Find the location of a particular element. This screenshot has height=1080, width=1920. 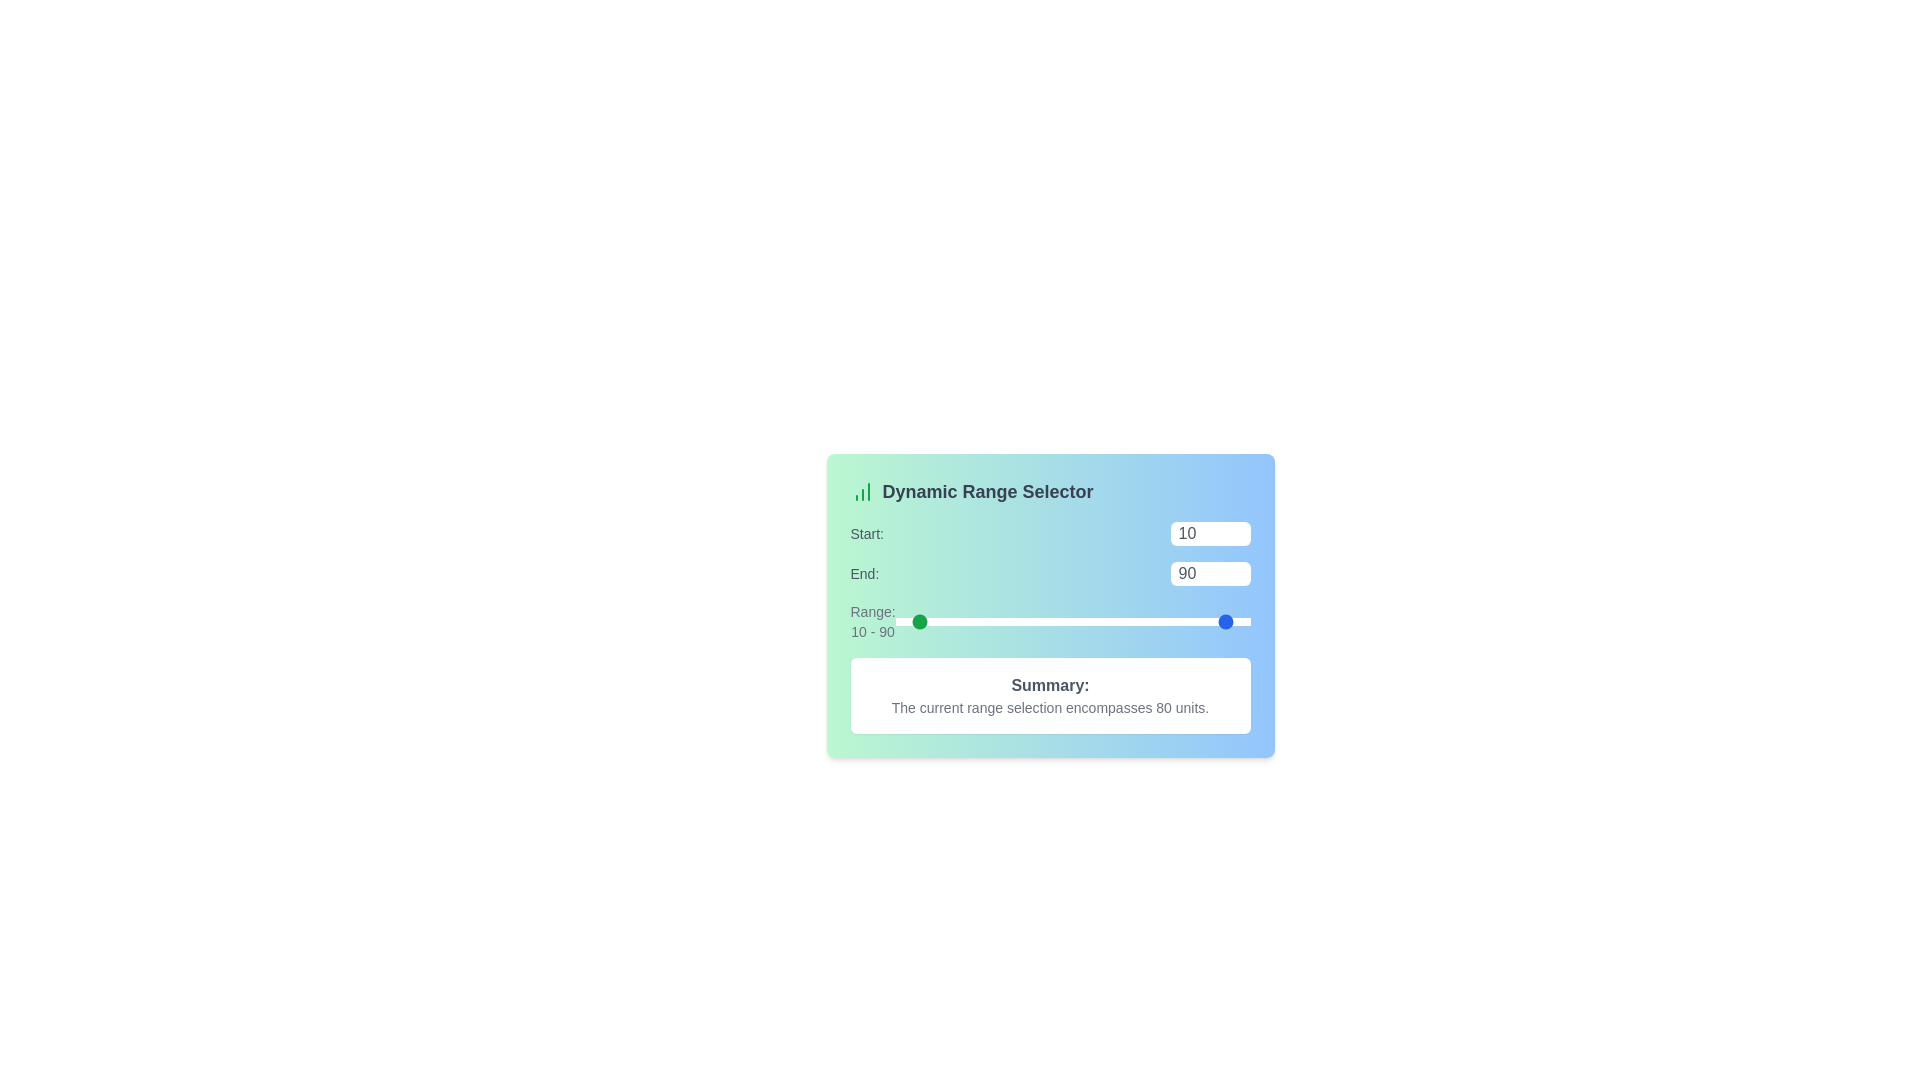

the 'Start' range value to 17 using the input box is located at coordinates (1209, 532).